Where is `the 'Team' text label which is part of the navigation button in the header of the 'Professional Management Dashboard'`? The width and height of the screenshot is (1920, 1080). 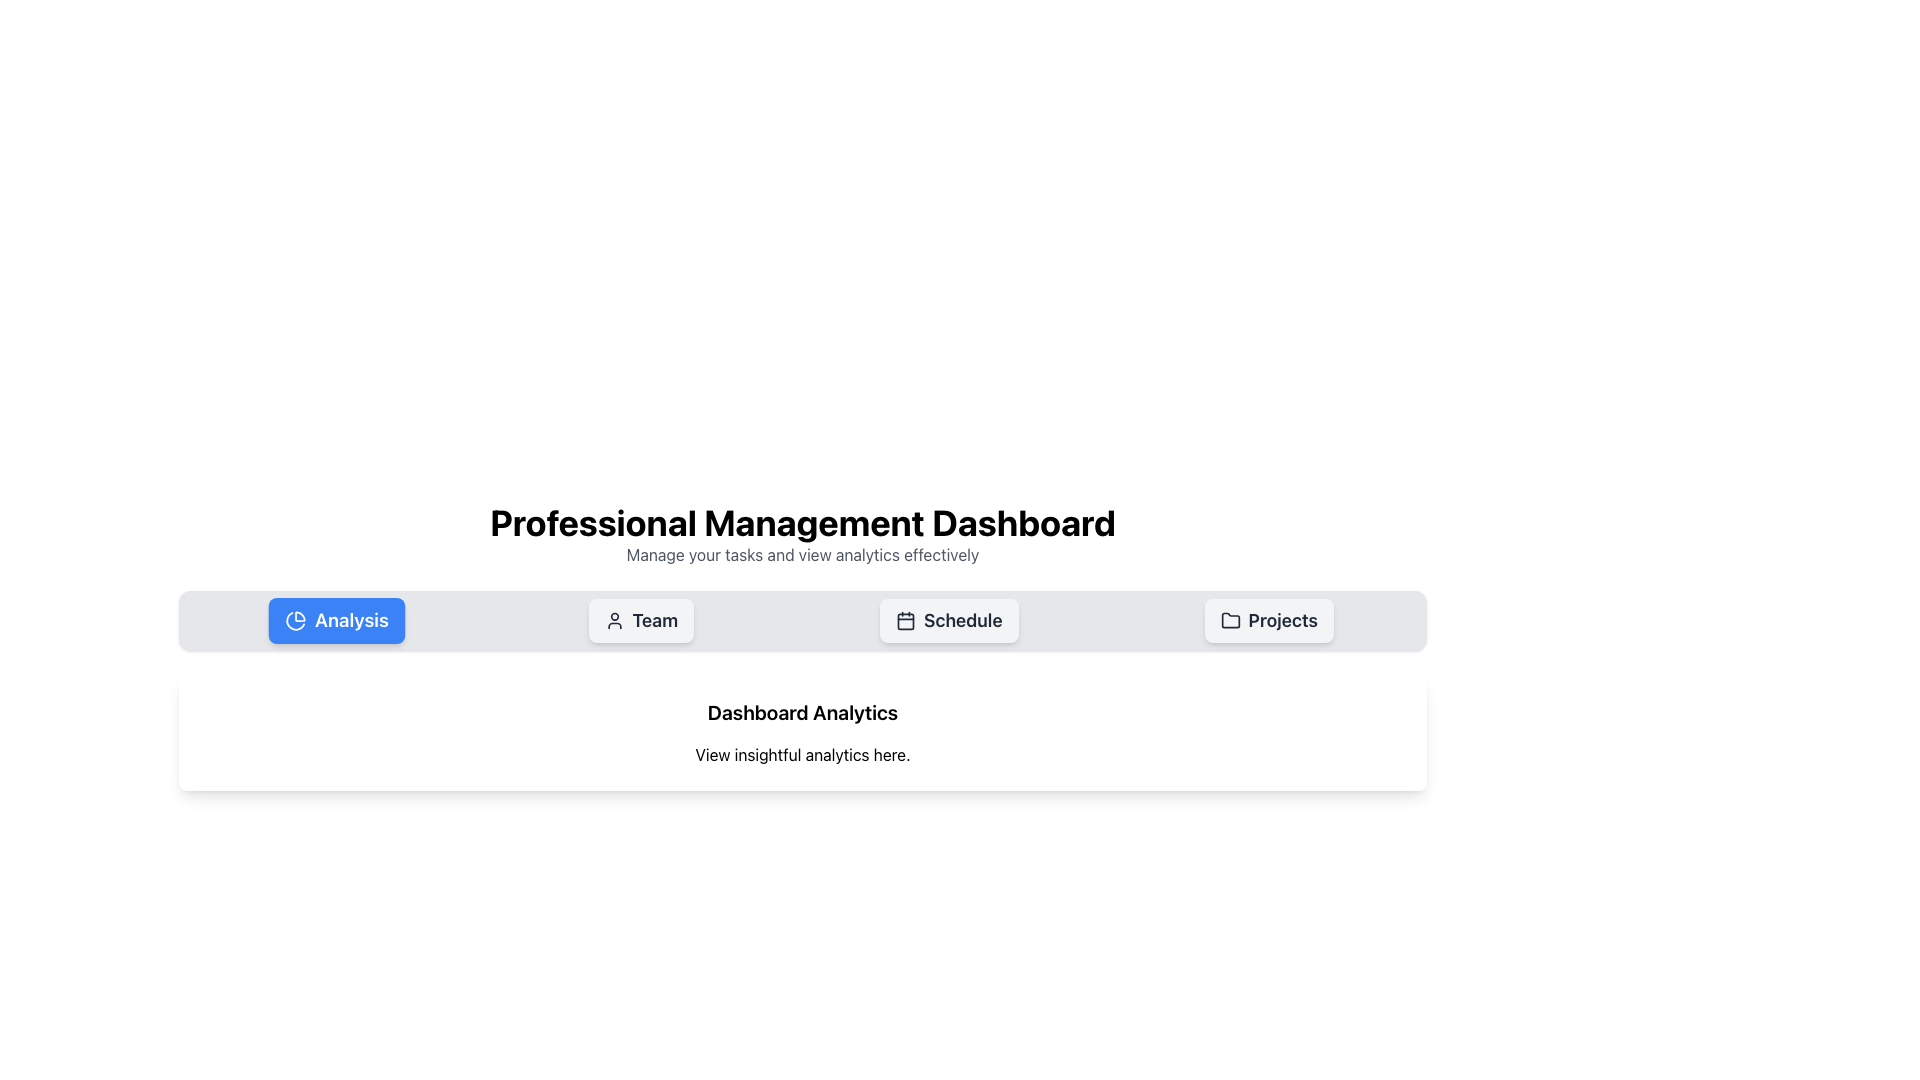 the 'Team' text label which is part of the navigation button in the header of the 'Professional Management Dashboard' is located at coordinates (655, 620).